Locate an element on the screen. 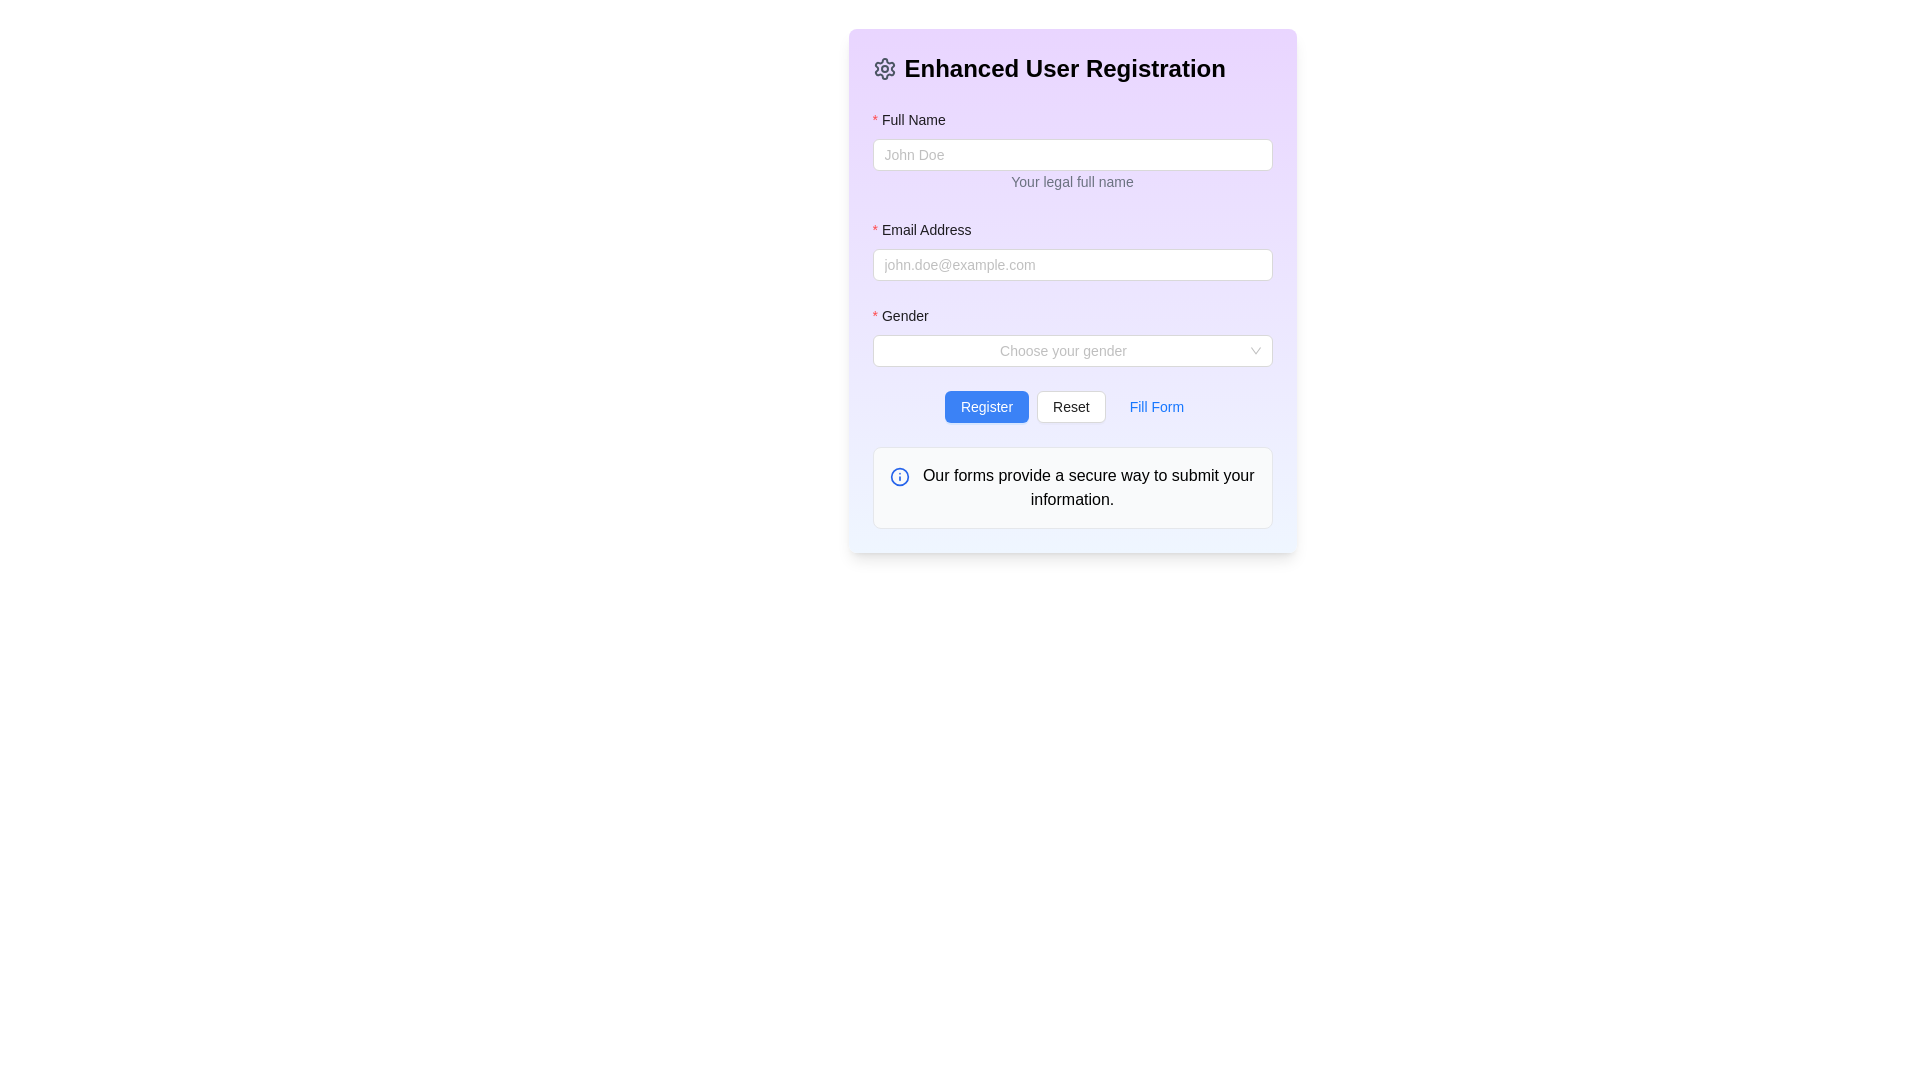 This screenshot has width=1920, height=1080. the dropdown menu input field for selecting gender, which is the third input field in the form located below the 'Email Address' field is located at coordinates (1062, 350).